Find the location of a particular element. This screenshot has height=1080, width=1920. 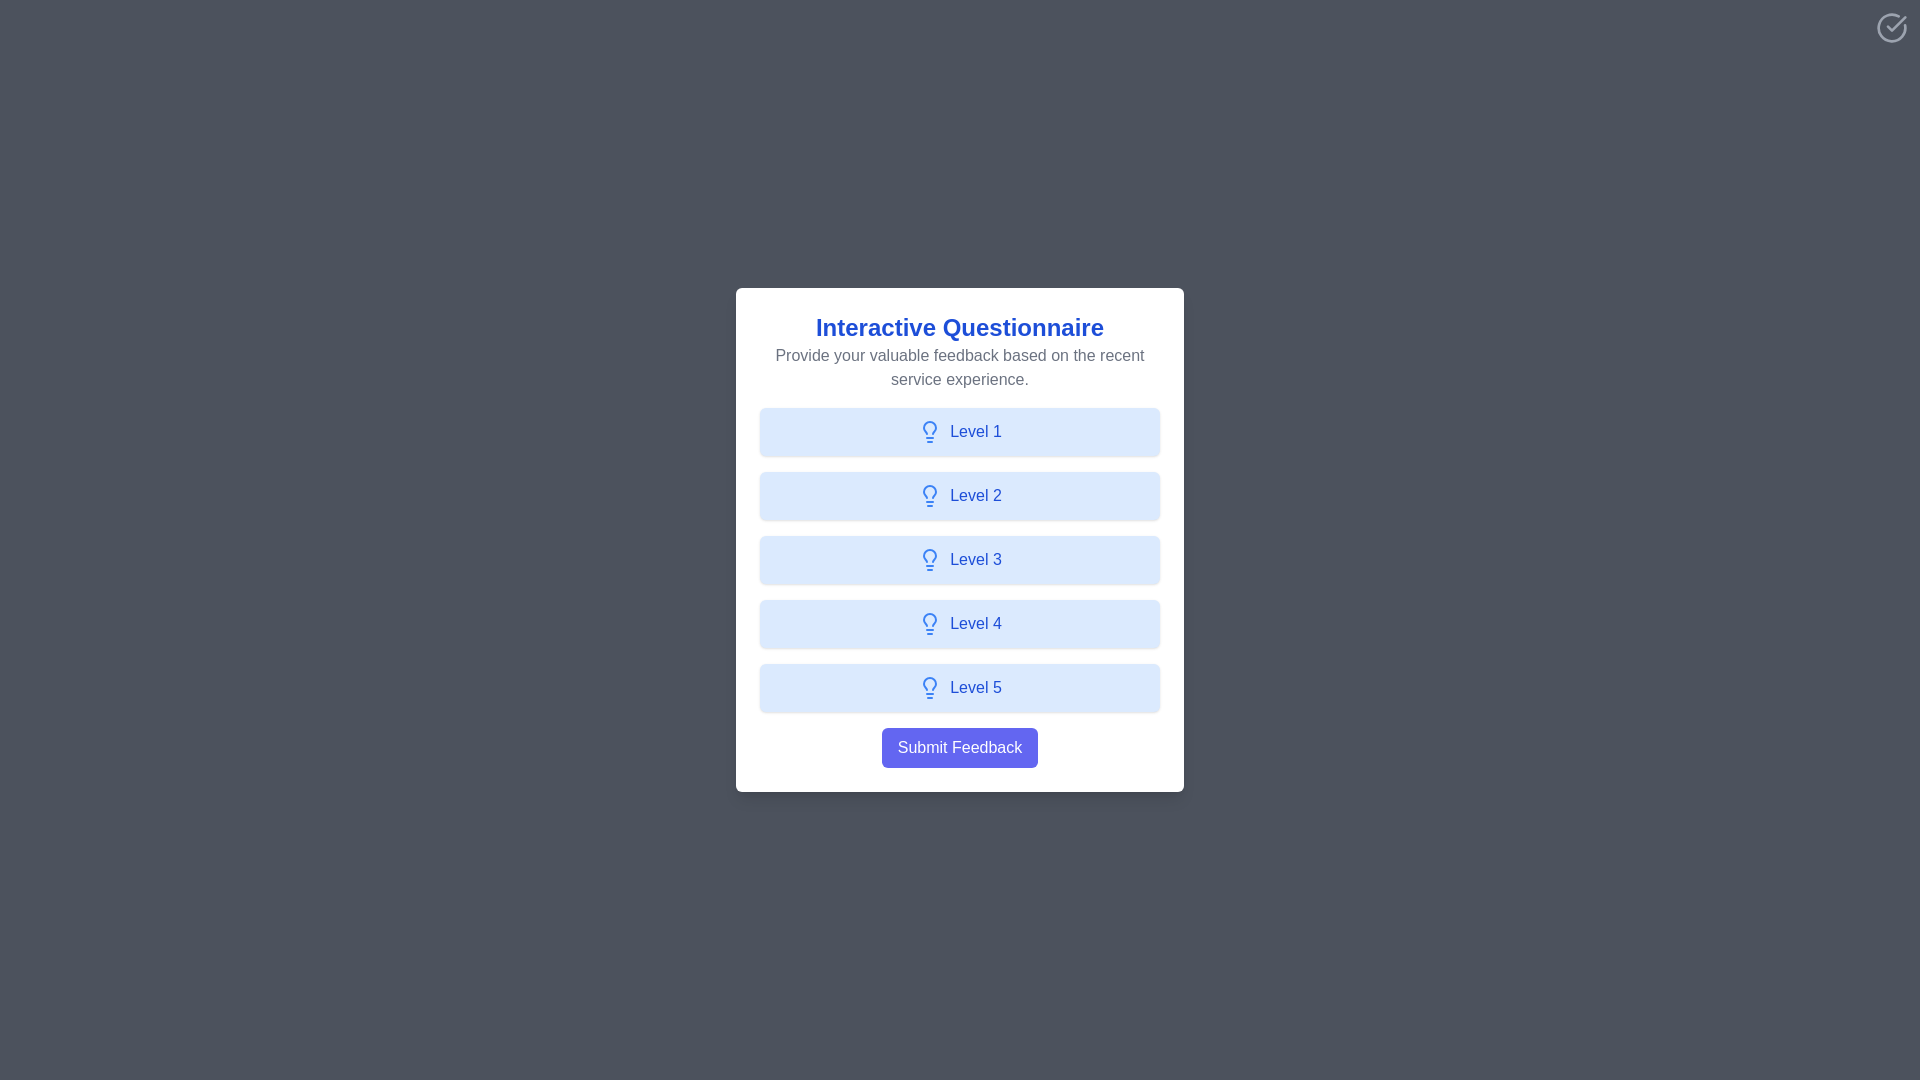

the 'Submit Feedback' button to submit the feedback is located at coordinates (960, 748).